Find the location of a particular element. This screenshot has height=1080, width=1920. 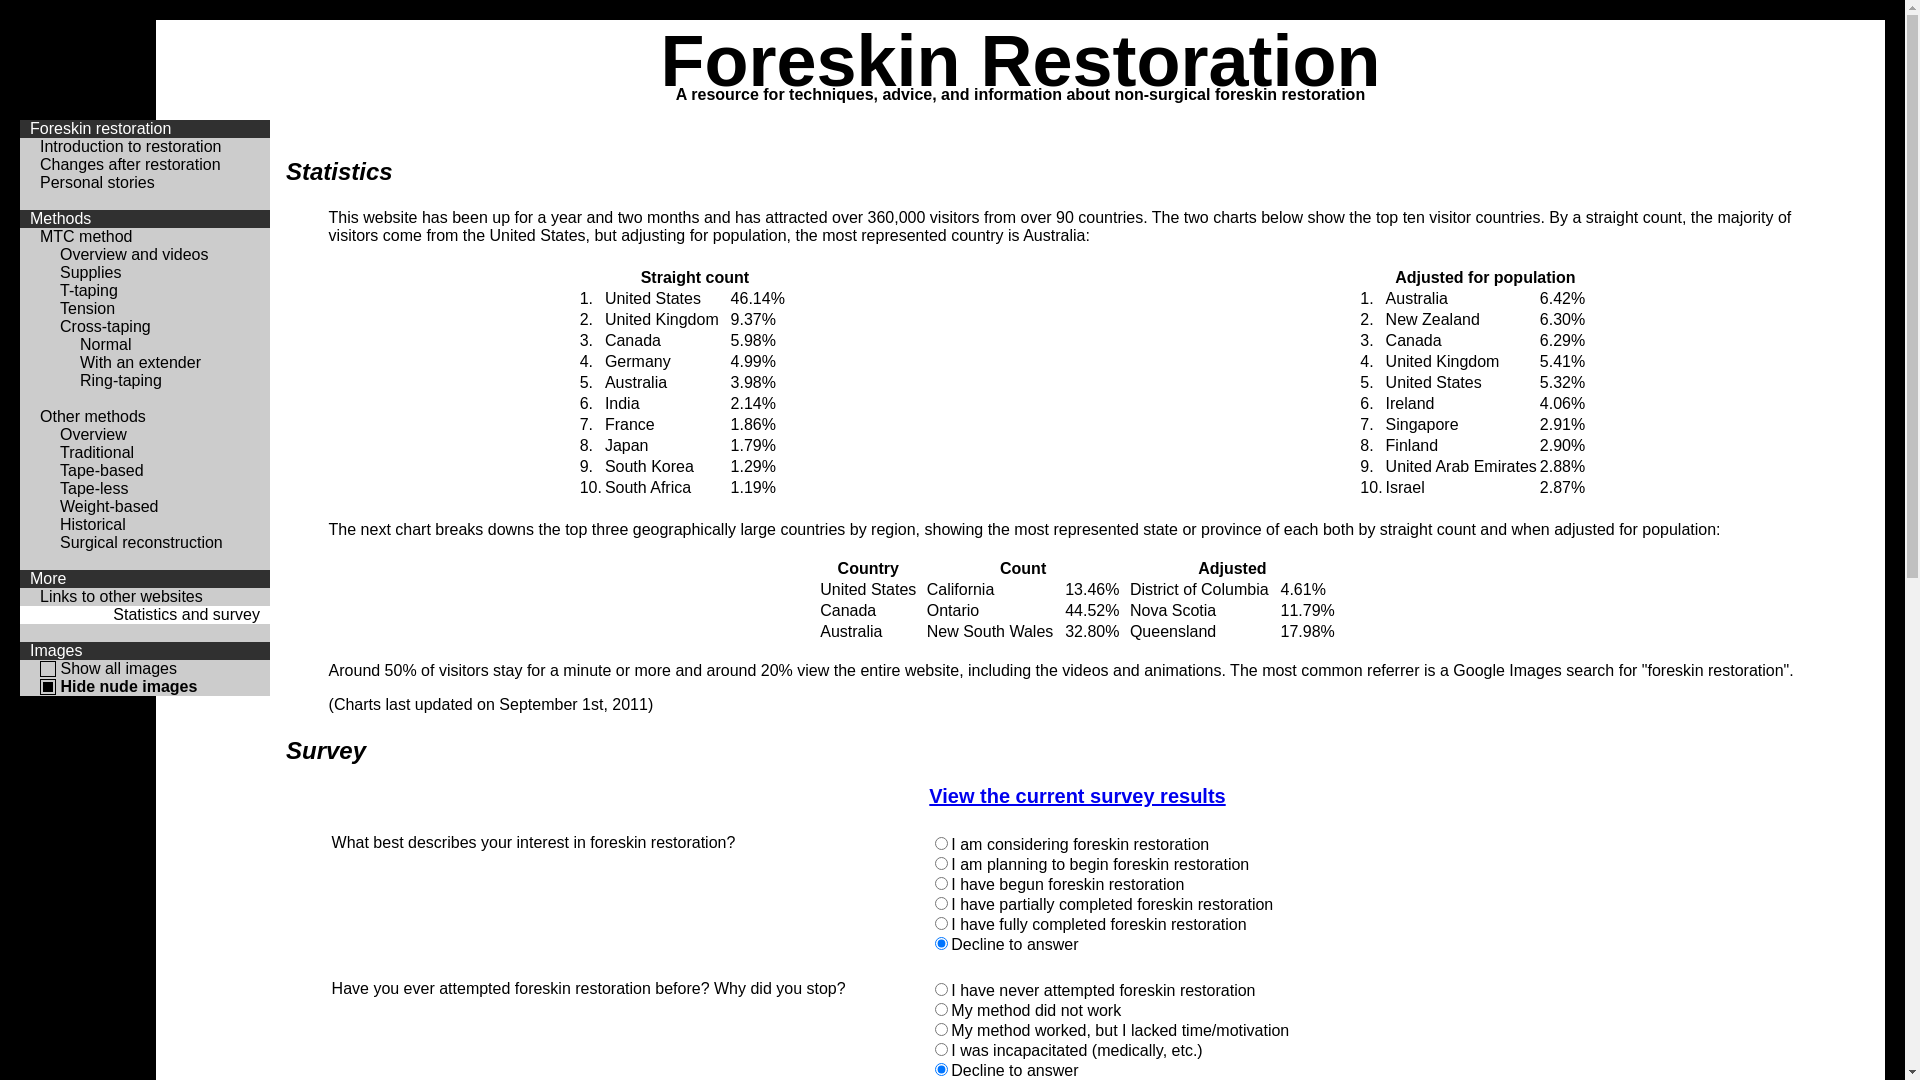

'Ring-taping' is located at coordinates (119, 380).